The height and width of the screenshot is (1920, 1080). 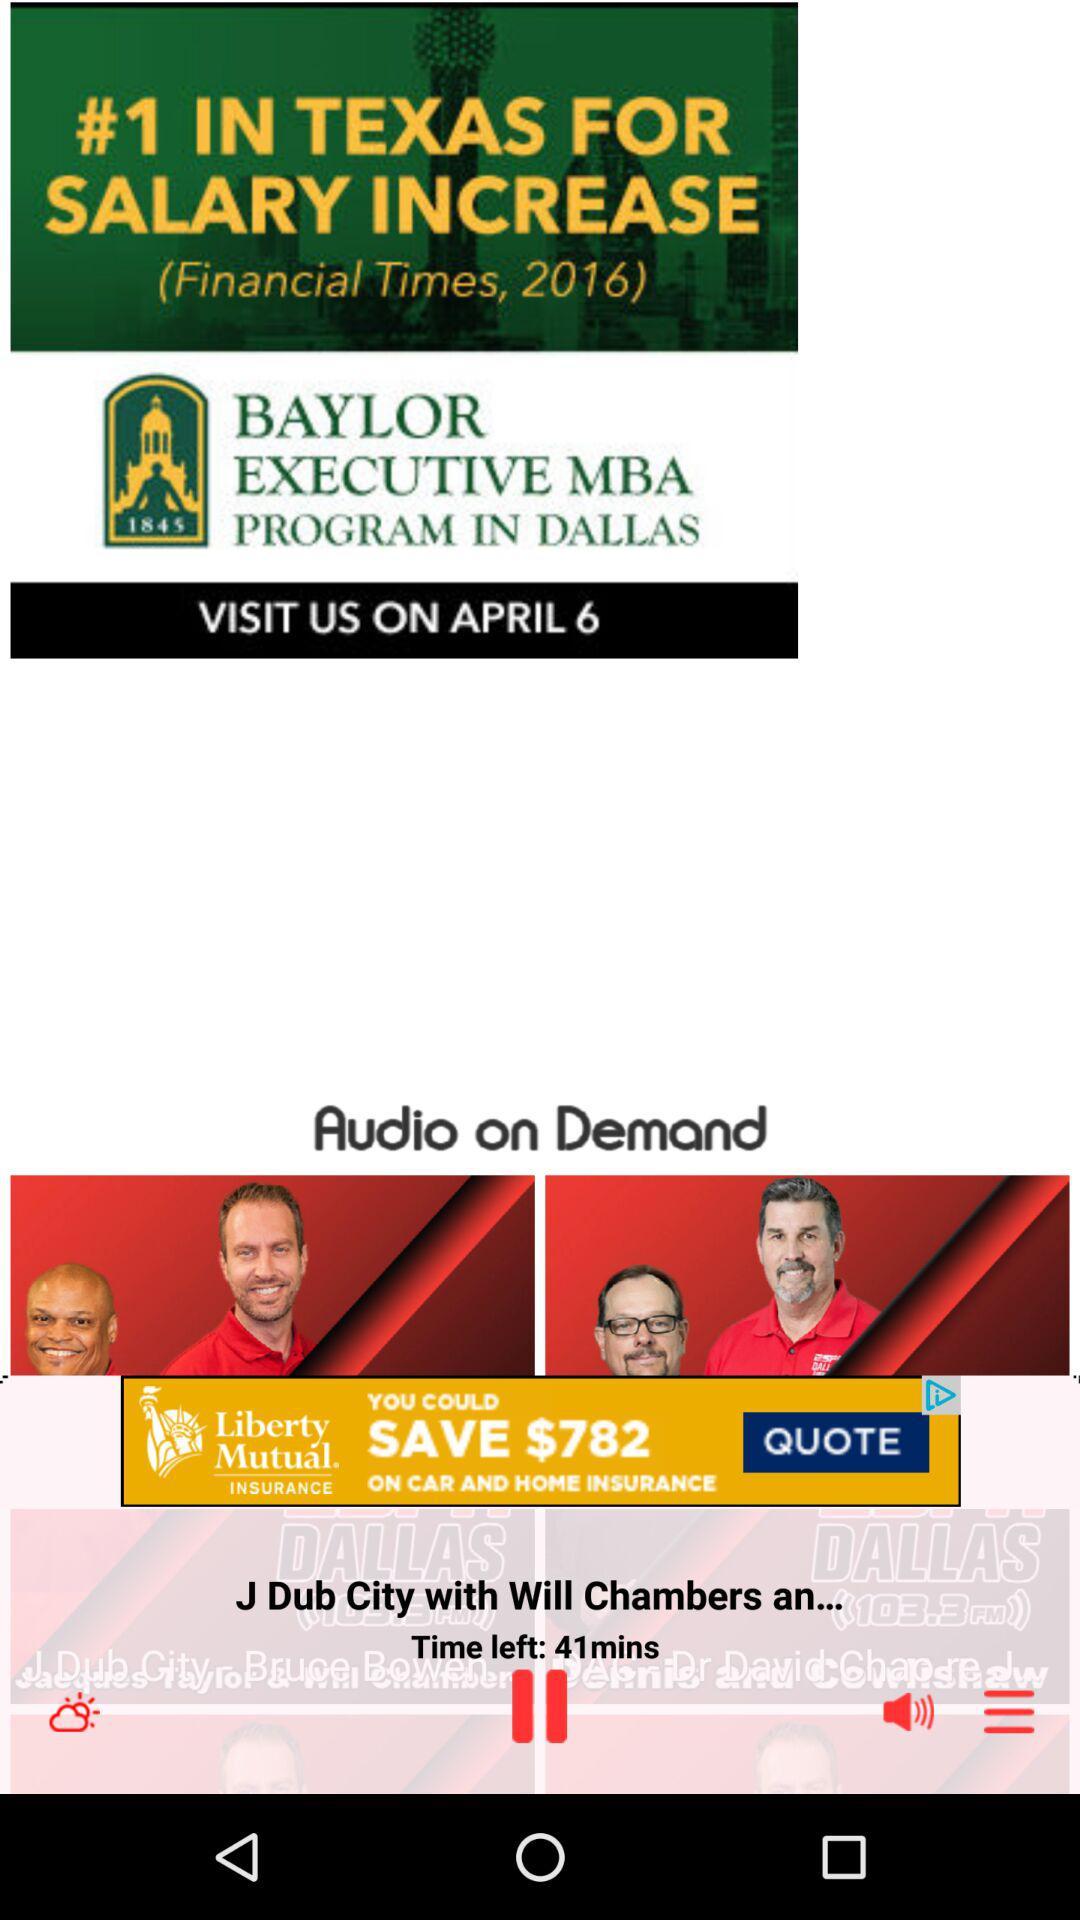 What do you see at coordinates (538, 1705) in the screenshot?
I see `pauses video` at bounding box center [538, 1705].